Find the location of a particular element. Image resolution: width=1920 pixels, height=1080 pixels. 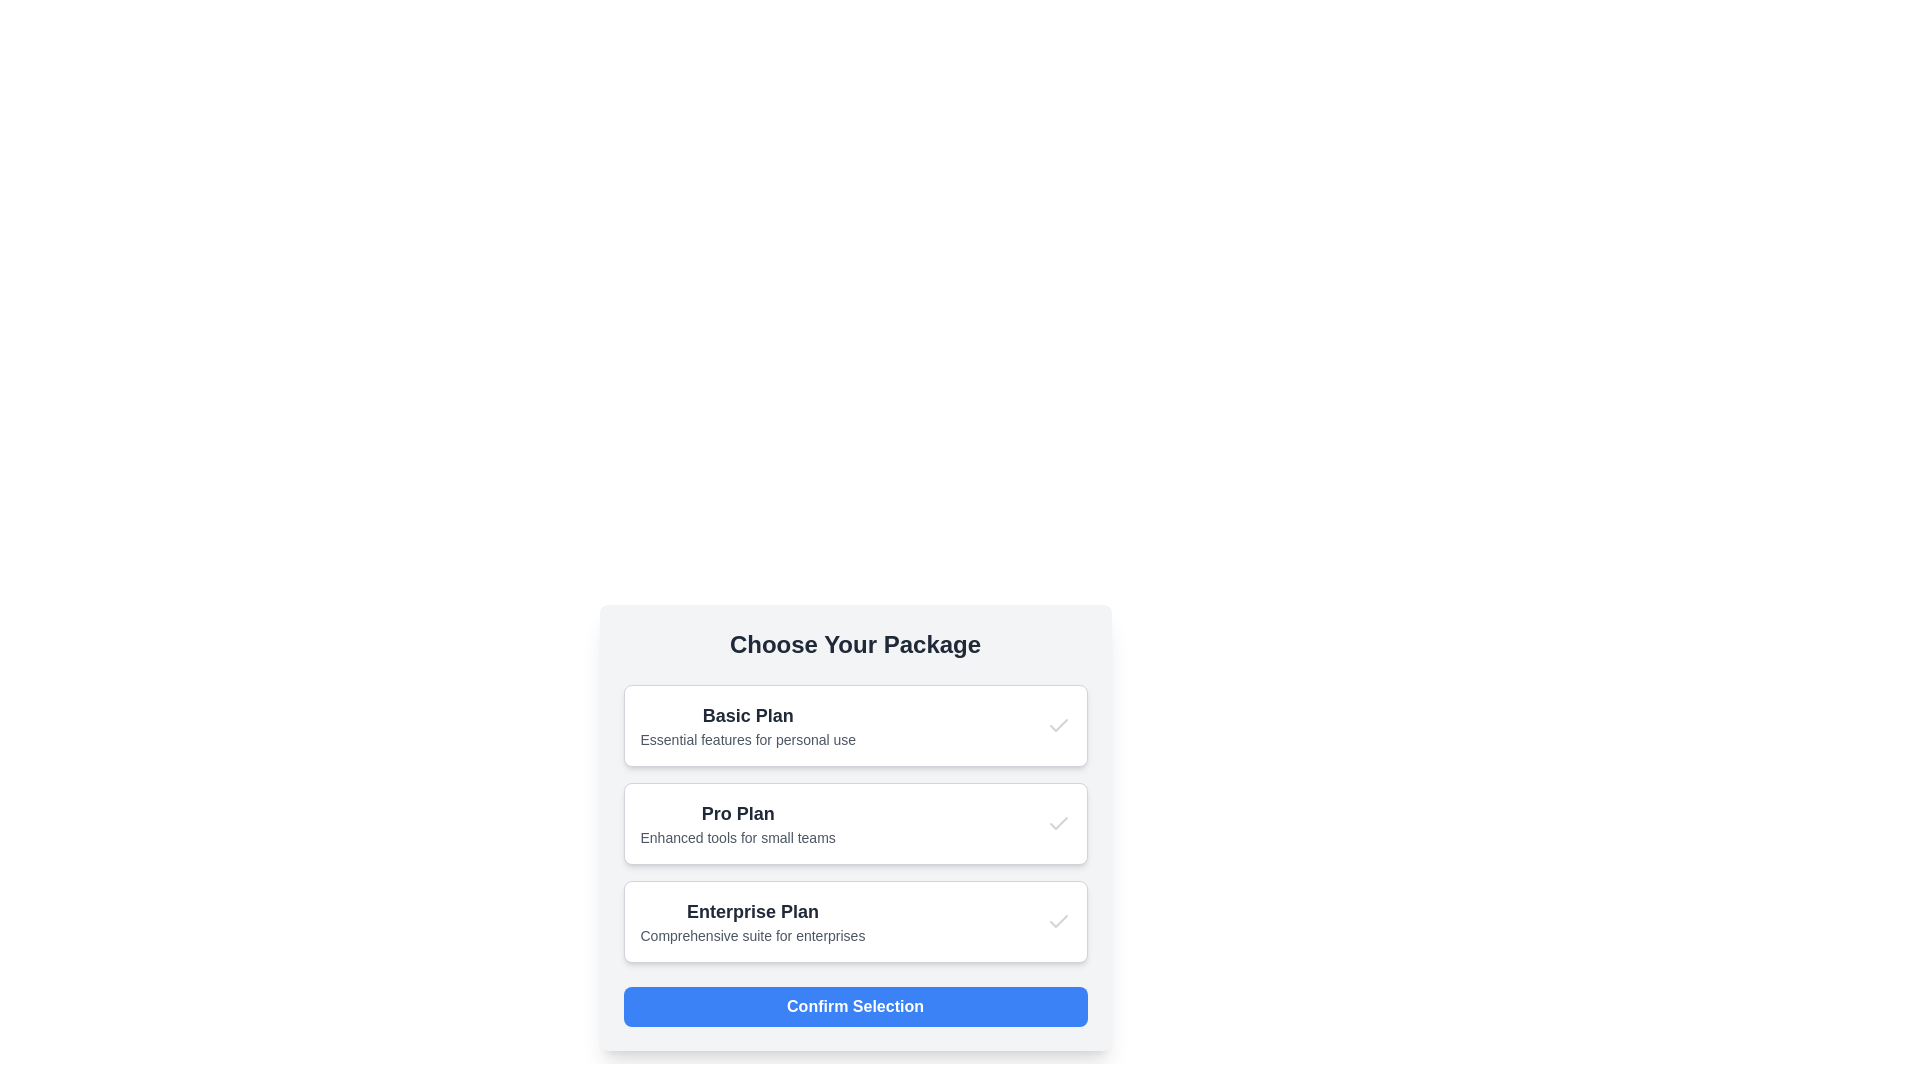

text label indicating the name of the first plan option, which is located at the top of the first card in the vertical list of plans is located at coordinates (747, 715).